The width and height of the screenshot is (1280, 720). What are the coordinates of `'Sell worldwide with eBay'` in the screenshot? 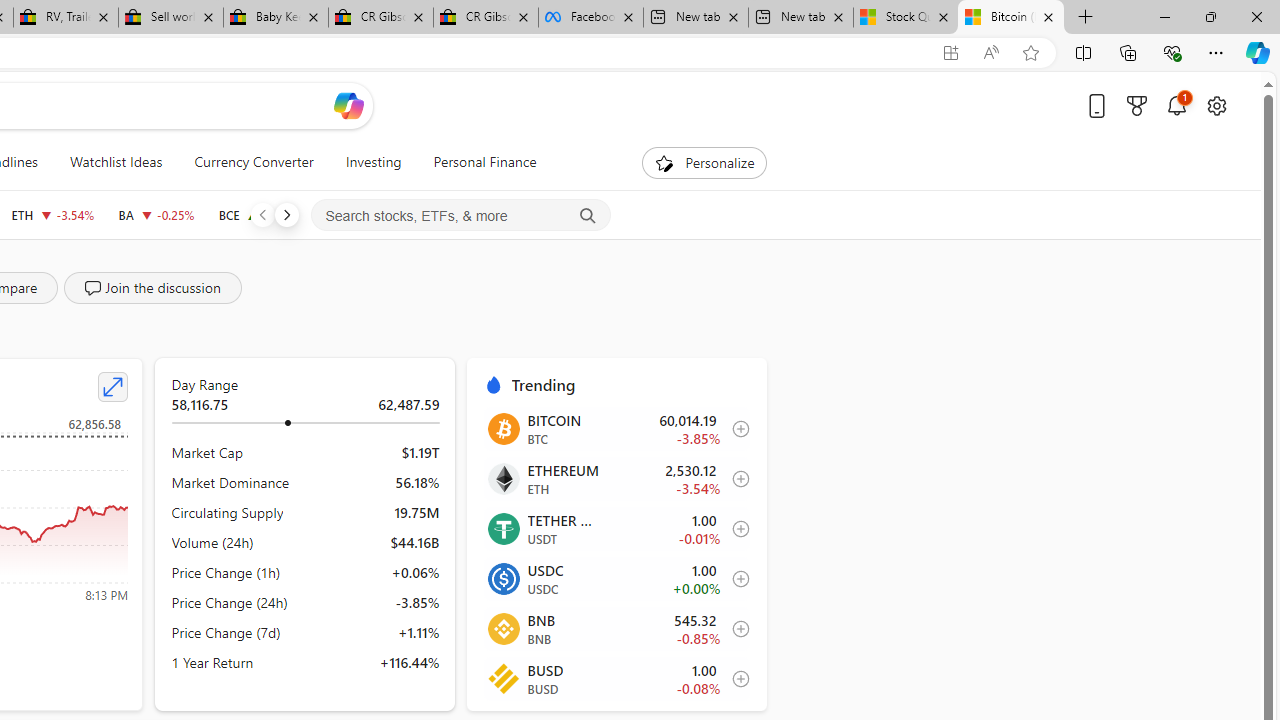 It's located at (170, 17).